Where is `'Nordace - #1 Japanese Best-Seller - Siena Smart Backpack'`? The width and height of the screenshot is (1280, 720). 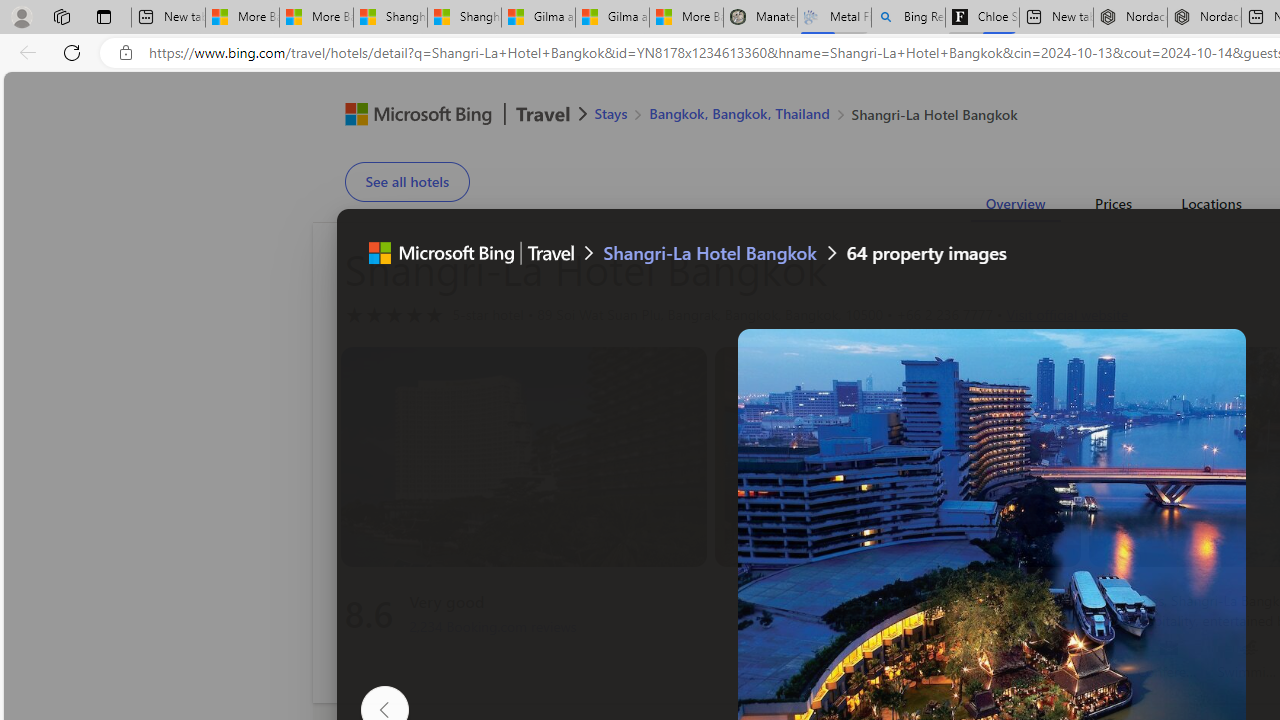 'Nordace - #1 Japanese Best-Seller - Siena Smart Backpack' is located at coordinates (1203, 17).